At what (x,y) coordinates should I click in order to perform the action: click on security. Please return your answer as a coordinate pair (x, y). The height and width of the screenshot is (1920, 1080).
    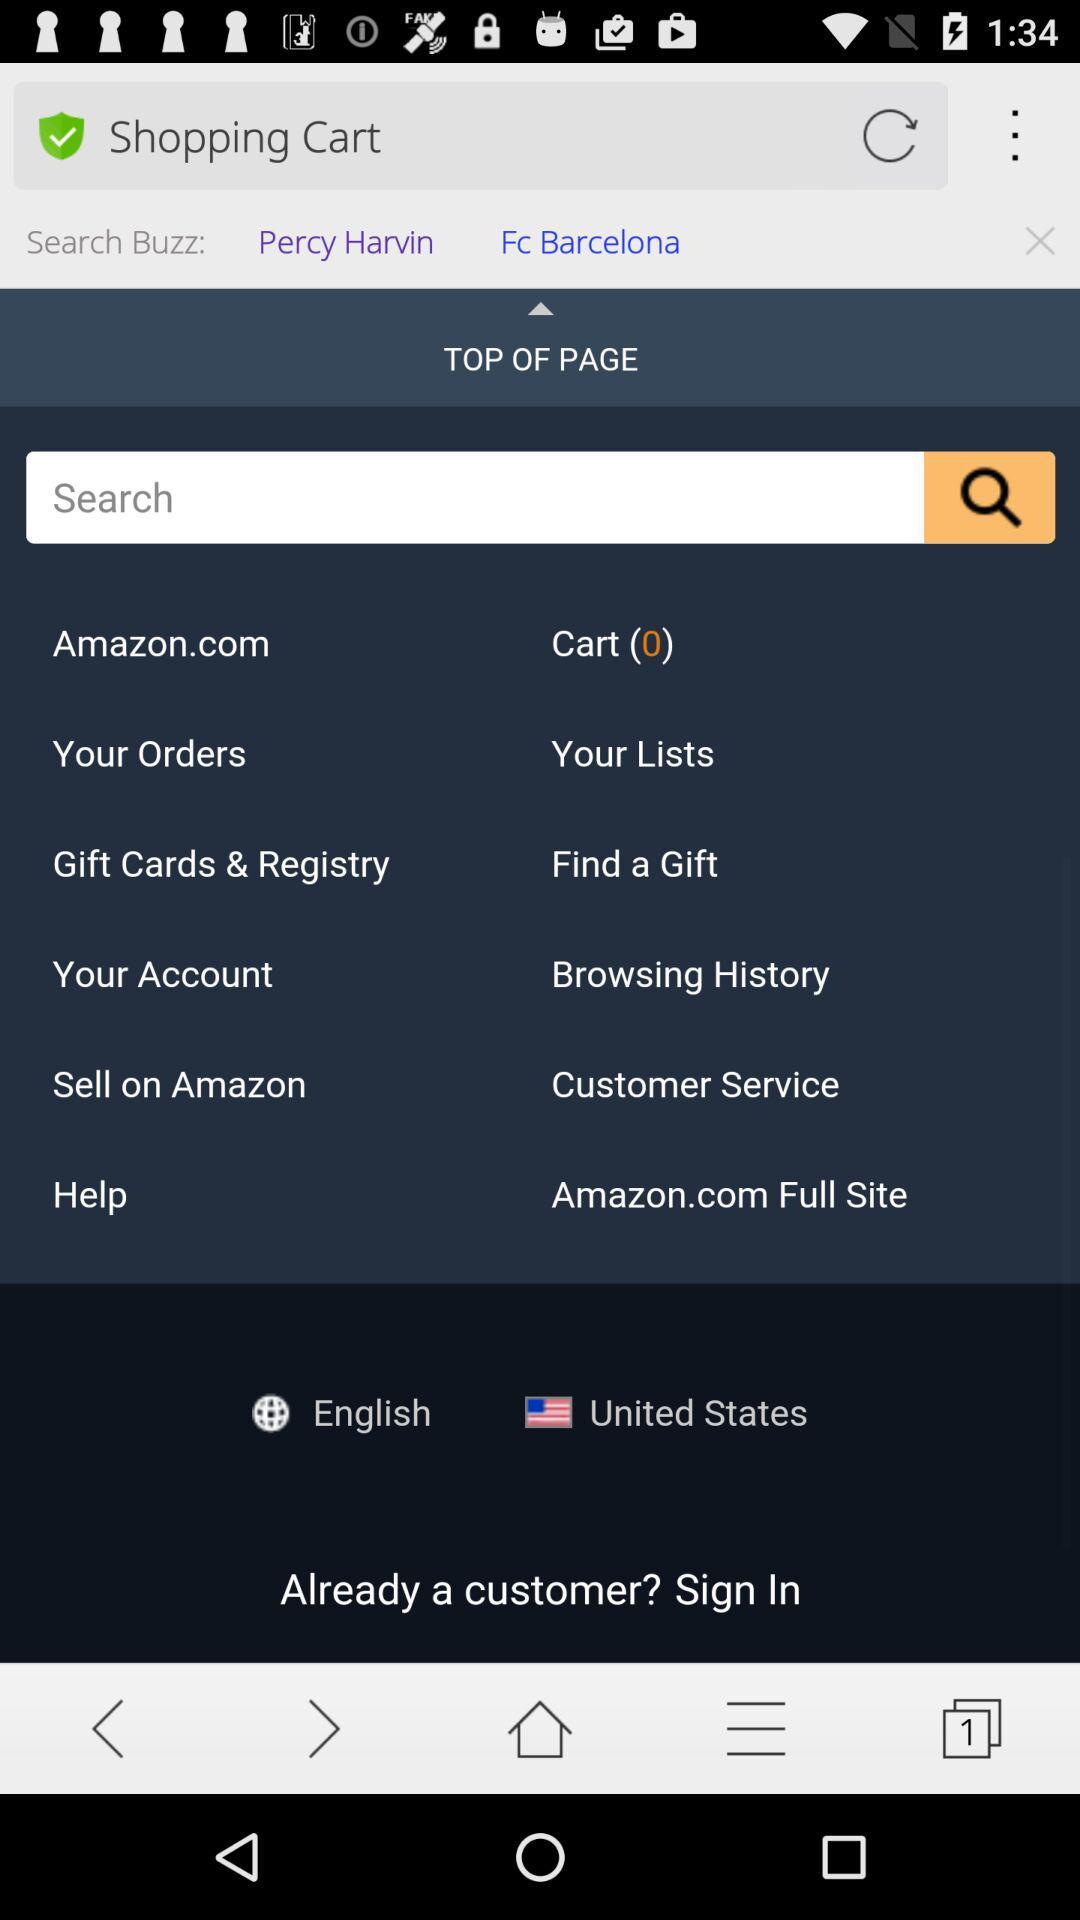
    Looking at the image, I should click on (60, 134).